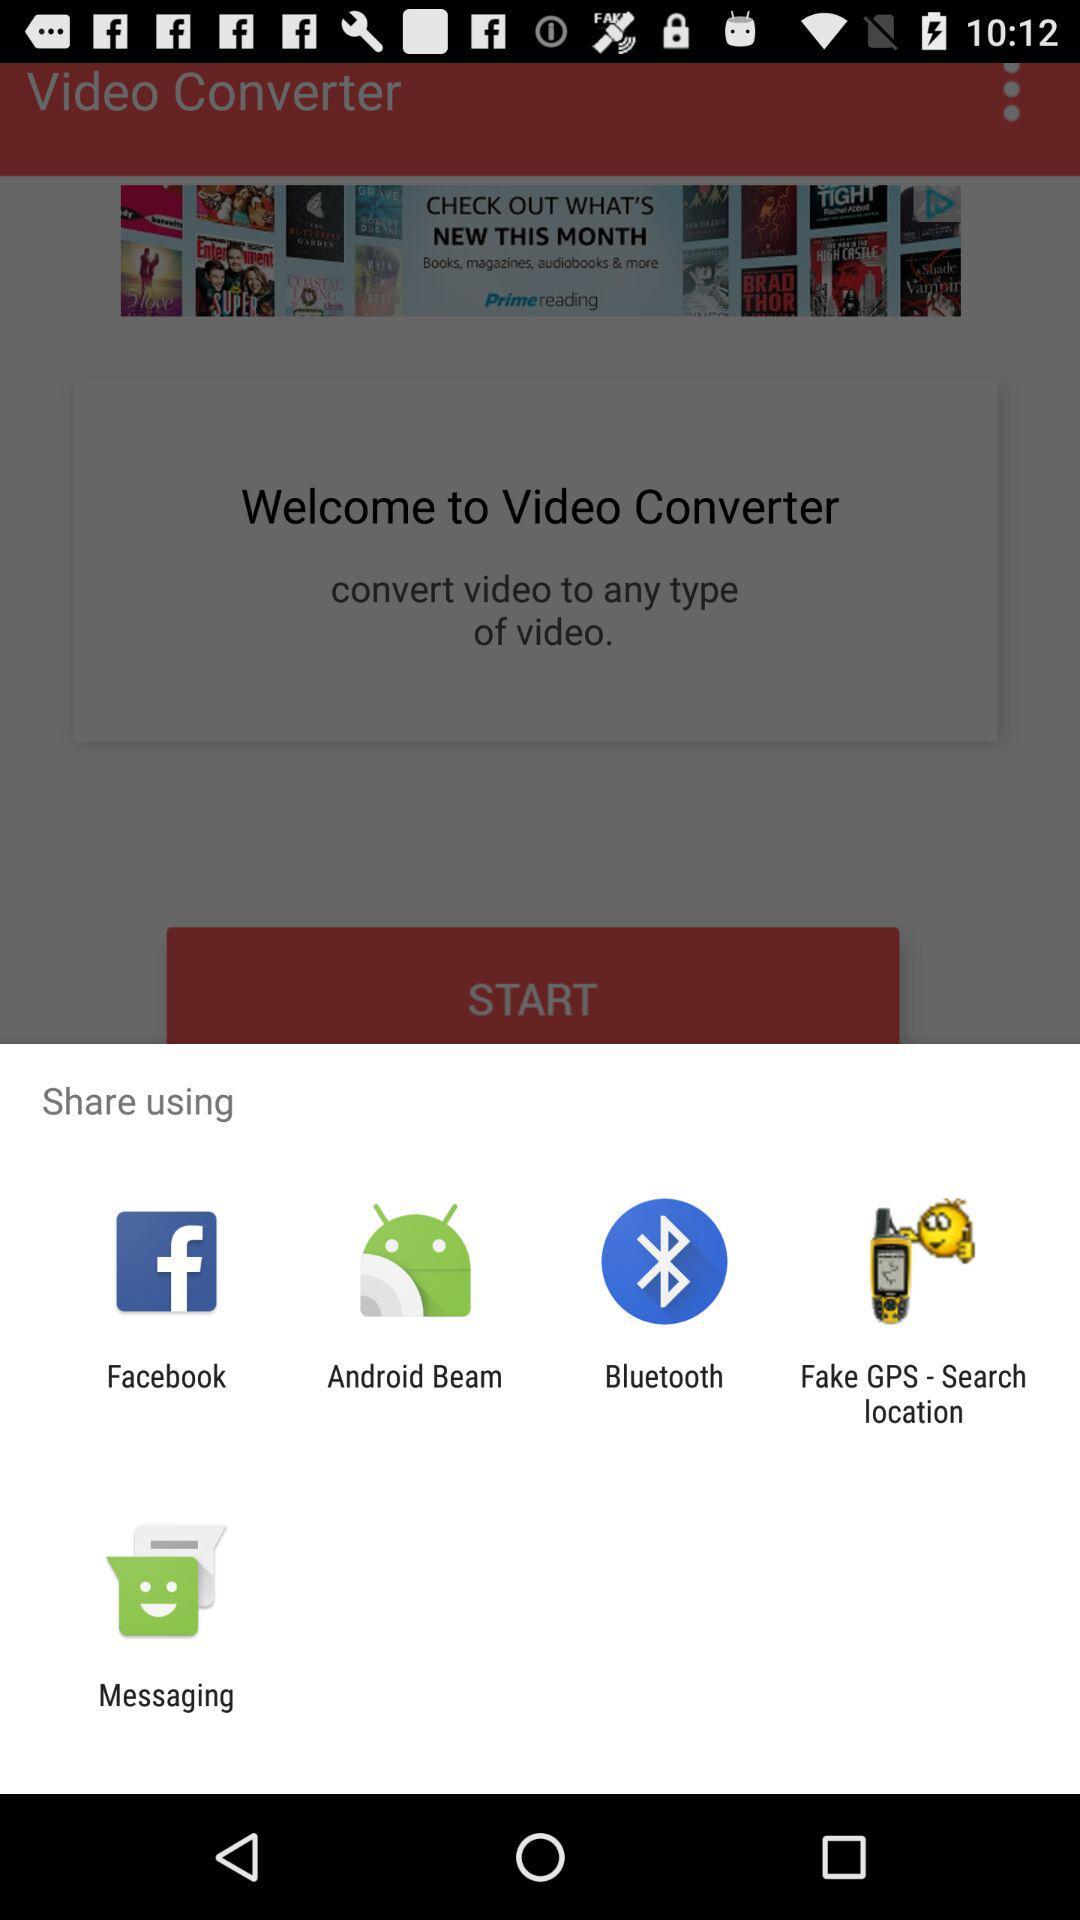  I want to click on the icon to the left of android beam, so click(165, 1392).